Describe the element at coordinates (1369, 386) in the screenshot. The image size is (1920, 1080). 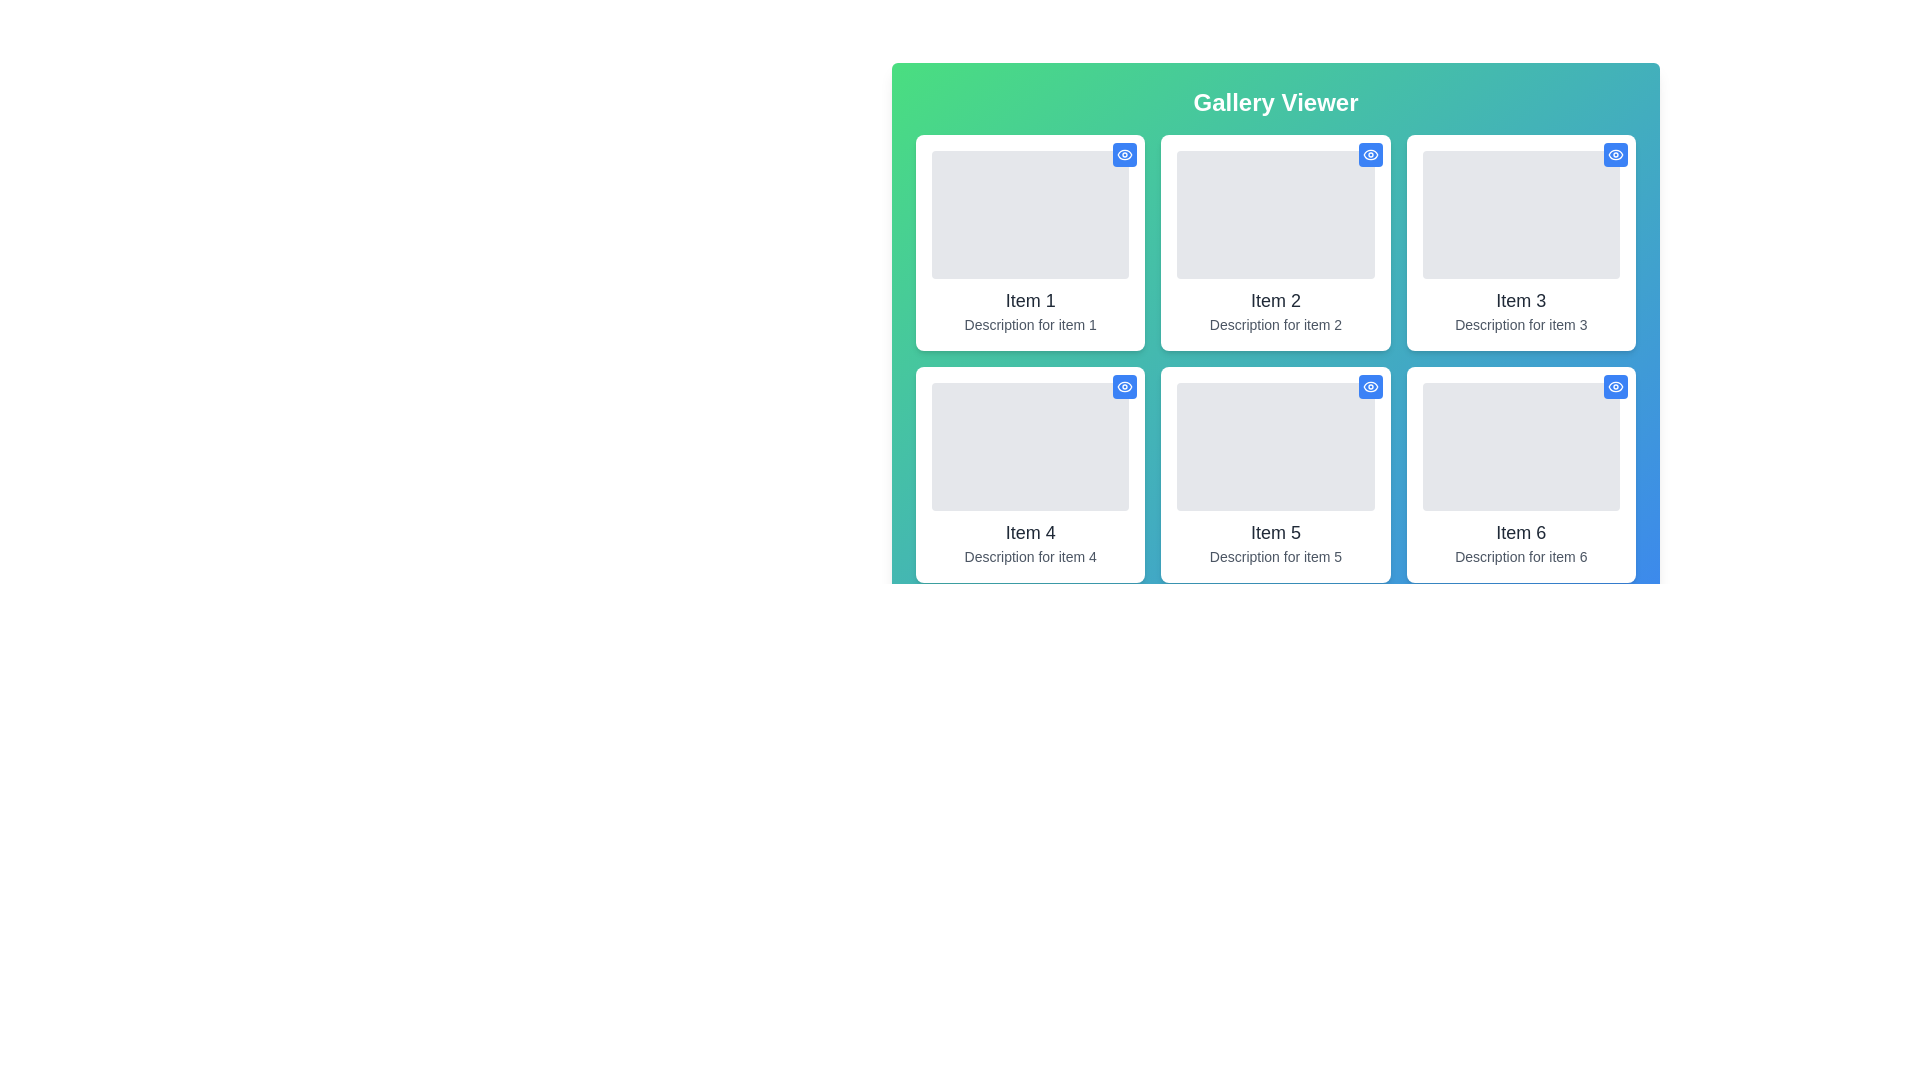
I see `the 'view' button located in the top-right corner of the card for 'Item 5'` at that location.